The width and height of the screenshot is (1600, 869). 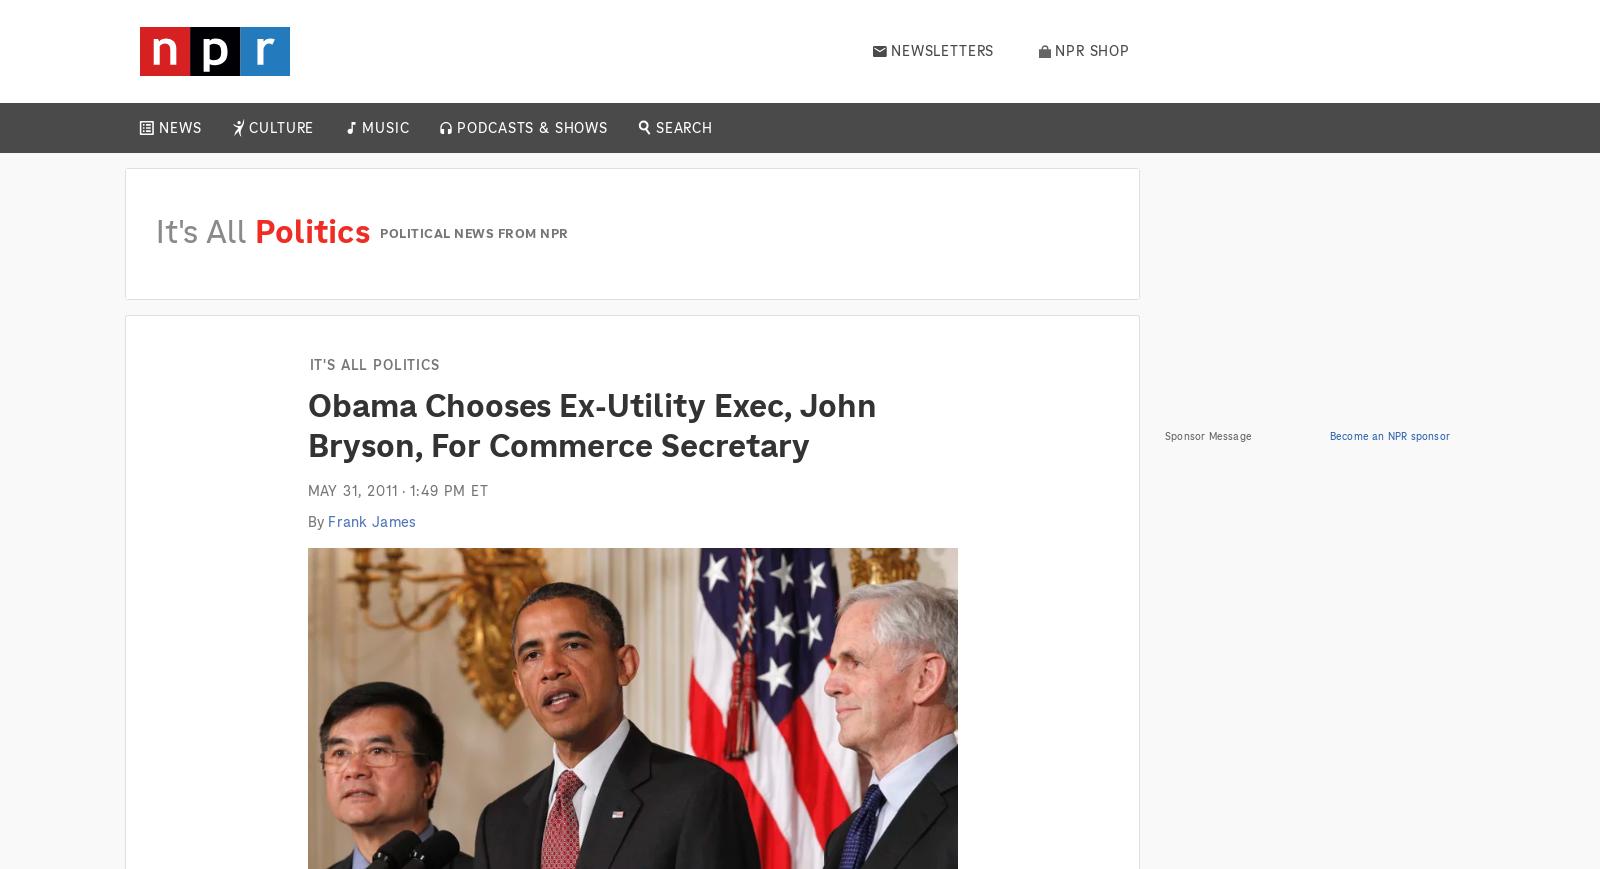 I want to click on 'Up First', so click(x=533, y=379).